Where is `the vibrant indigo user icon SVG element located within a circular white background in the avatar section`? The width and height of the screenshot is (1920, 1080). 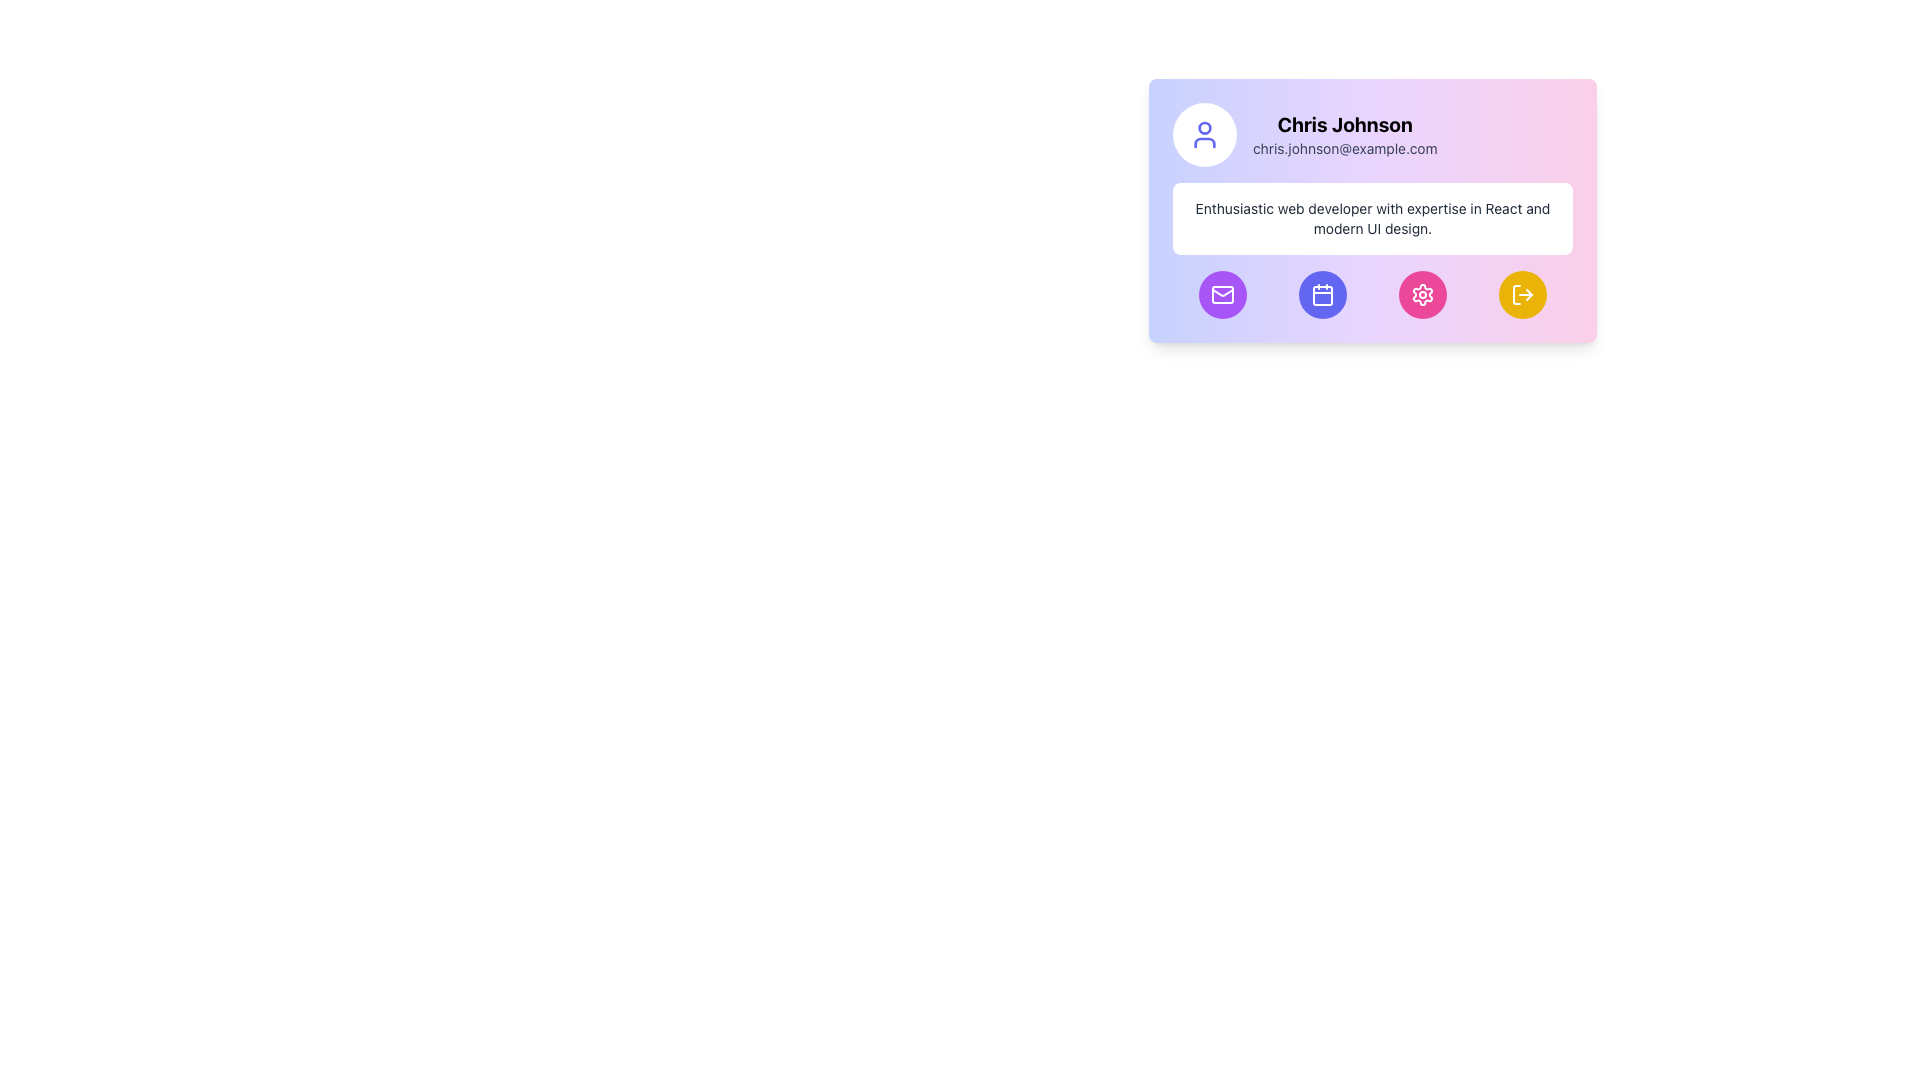 the vibrant indigo user icon SVG element located within a circular white background in the avatar section is located at coordinates (1203, 135).